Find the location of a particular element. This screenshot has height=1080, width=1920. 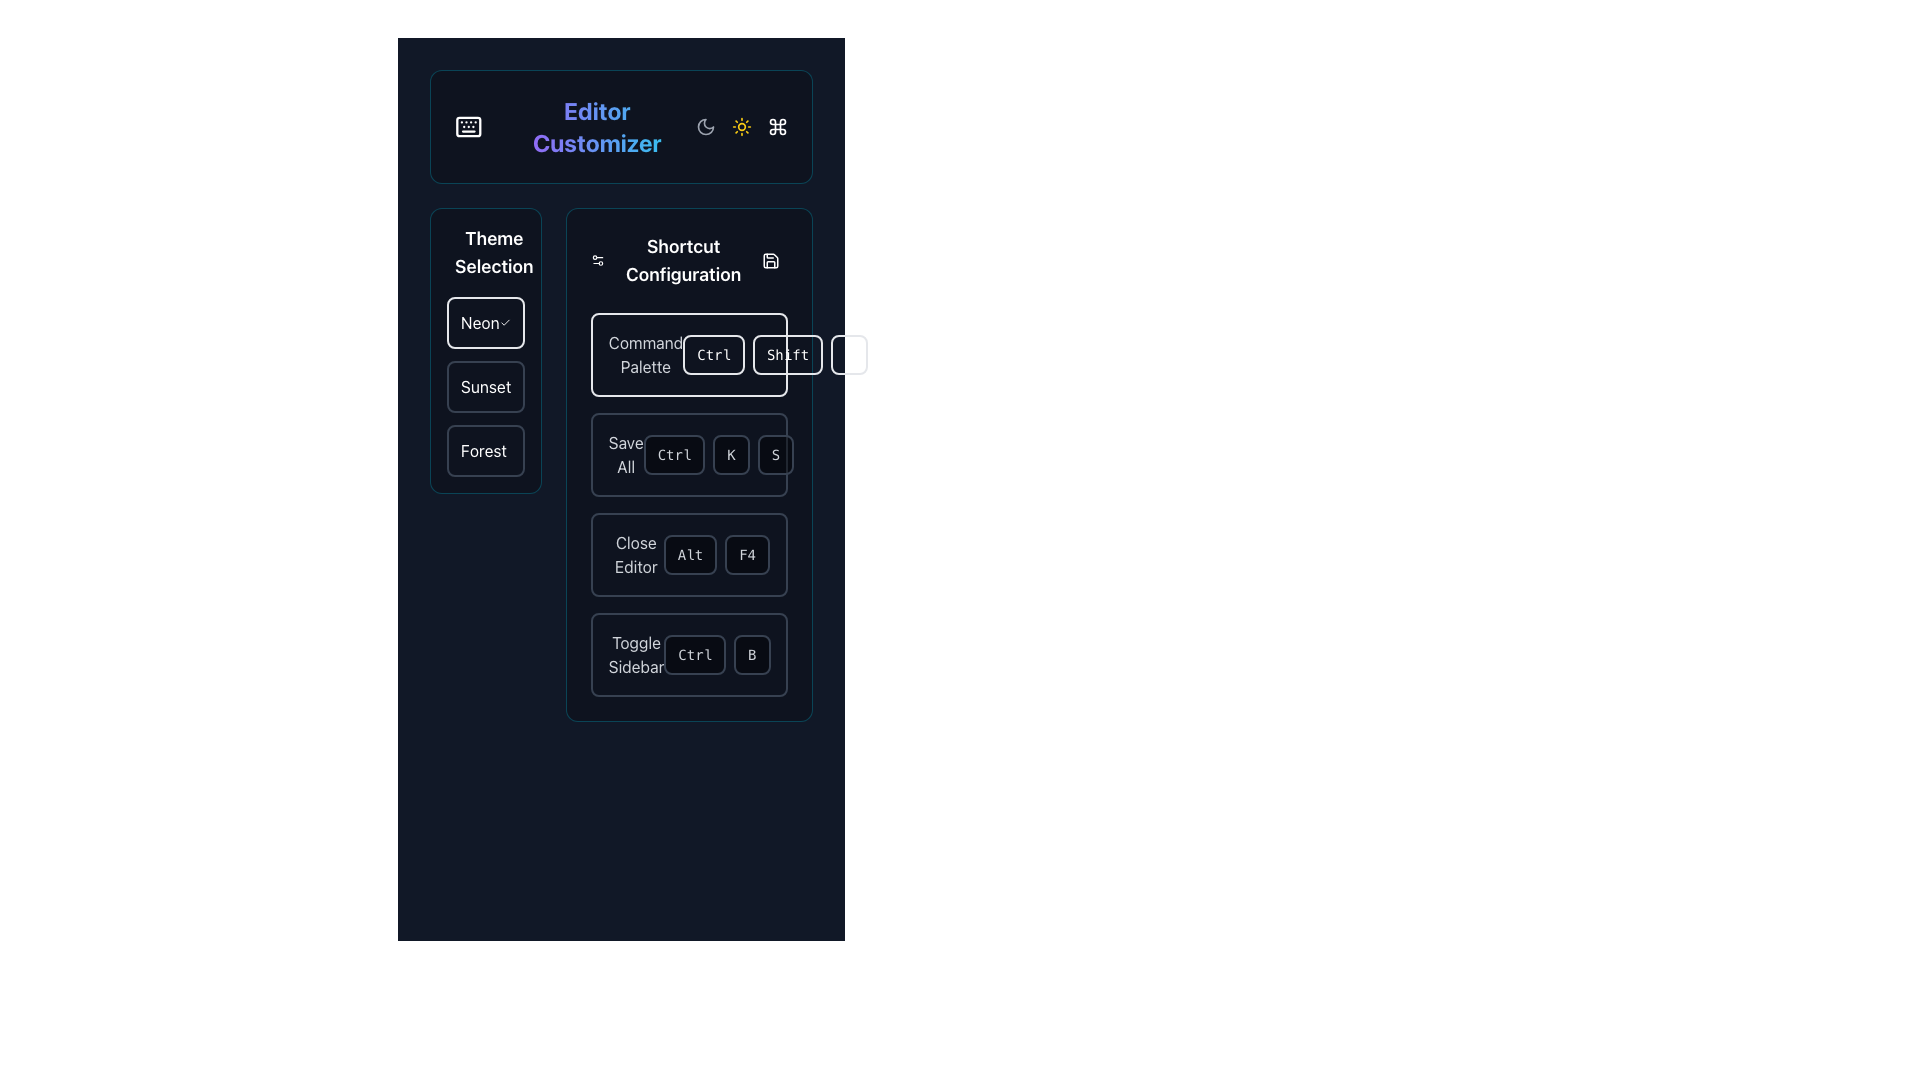

the 'Sunset' theme button located in the 'Theme Selection' section, positioned as the second option between 'Neon' and 'Forest' is located at coordinates (485, 386).